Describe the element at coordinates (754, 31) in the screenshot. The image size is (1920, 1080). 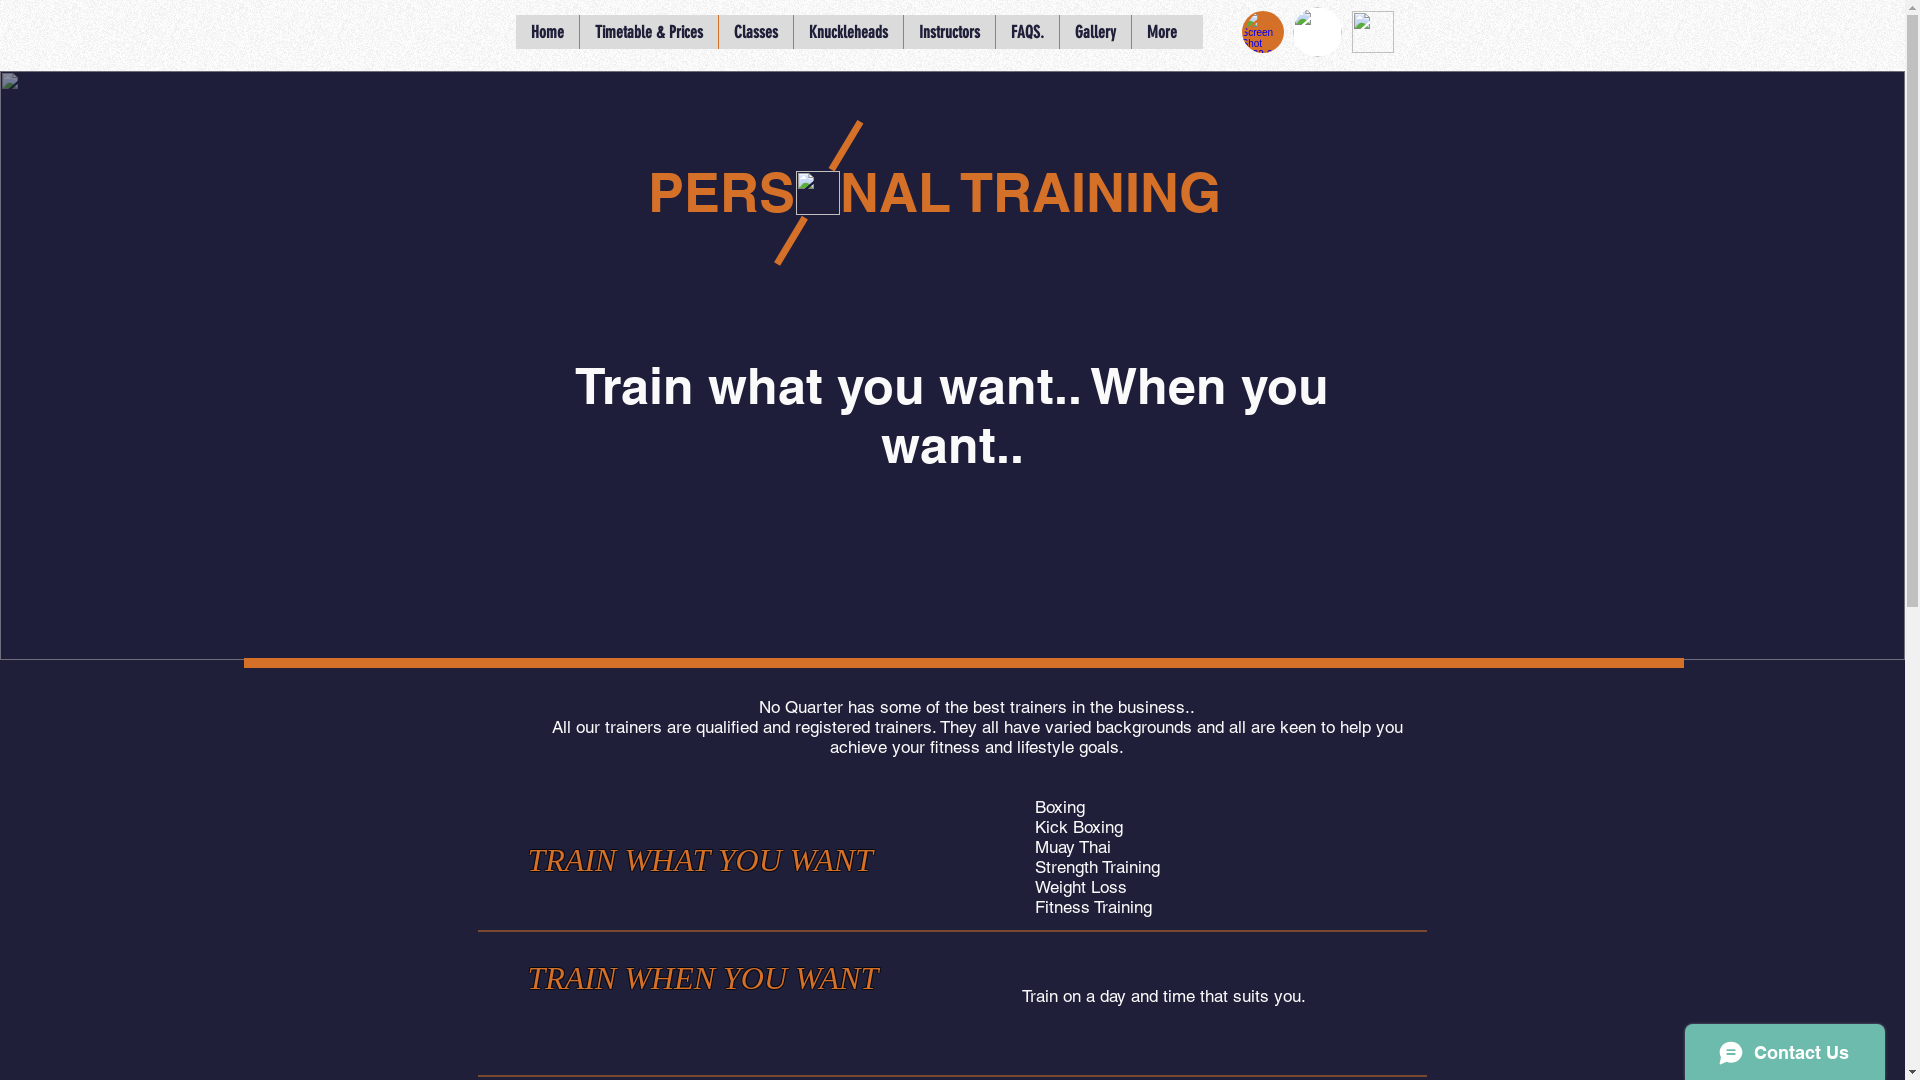
I see `'Classes'` at that location.